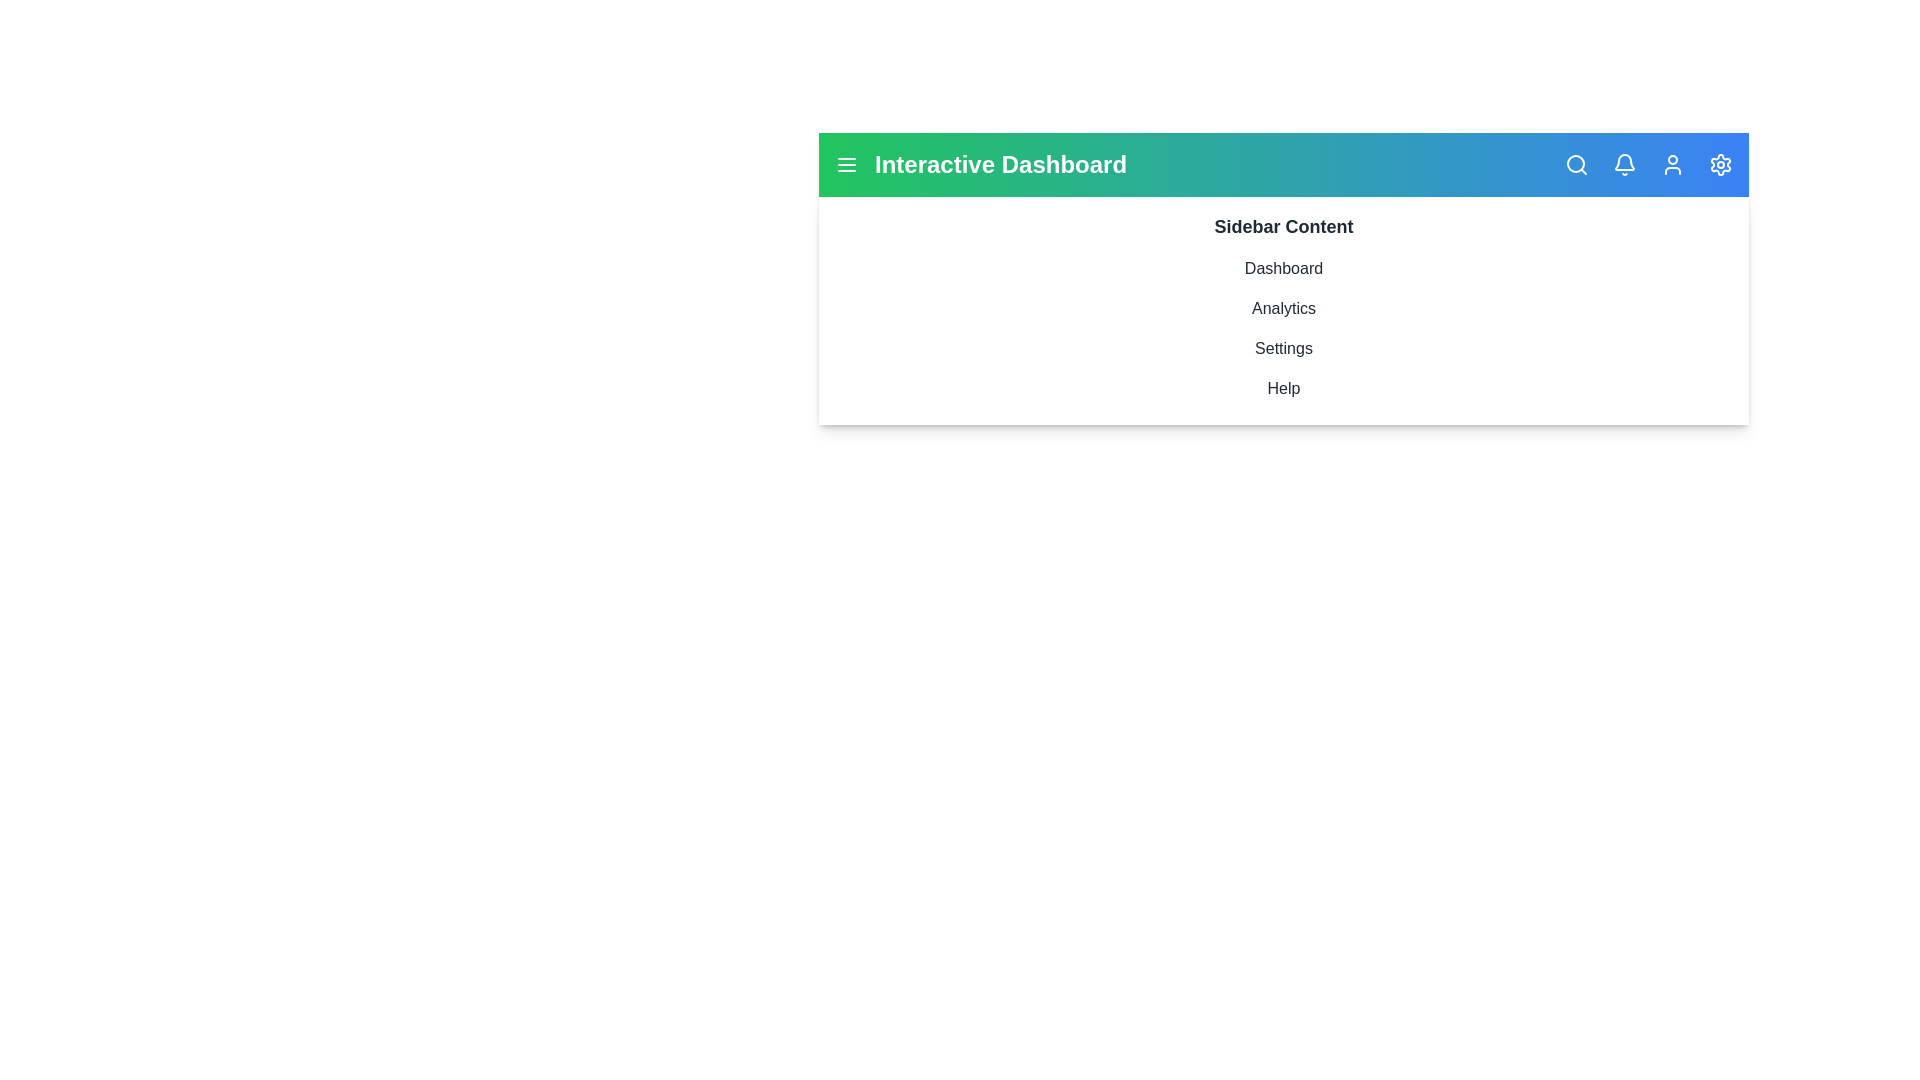 The height and width of the screenshot is (1080, 1920). Describe the element at coordinates (1001, 164) in the screenshot. I see `the header text 'Interactive Dashboard'` at that location.